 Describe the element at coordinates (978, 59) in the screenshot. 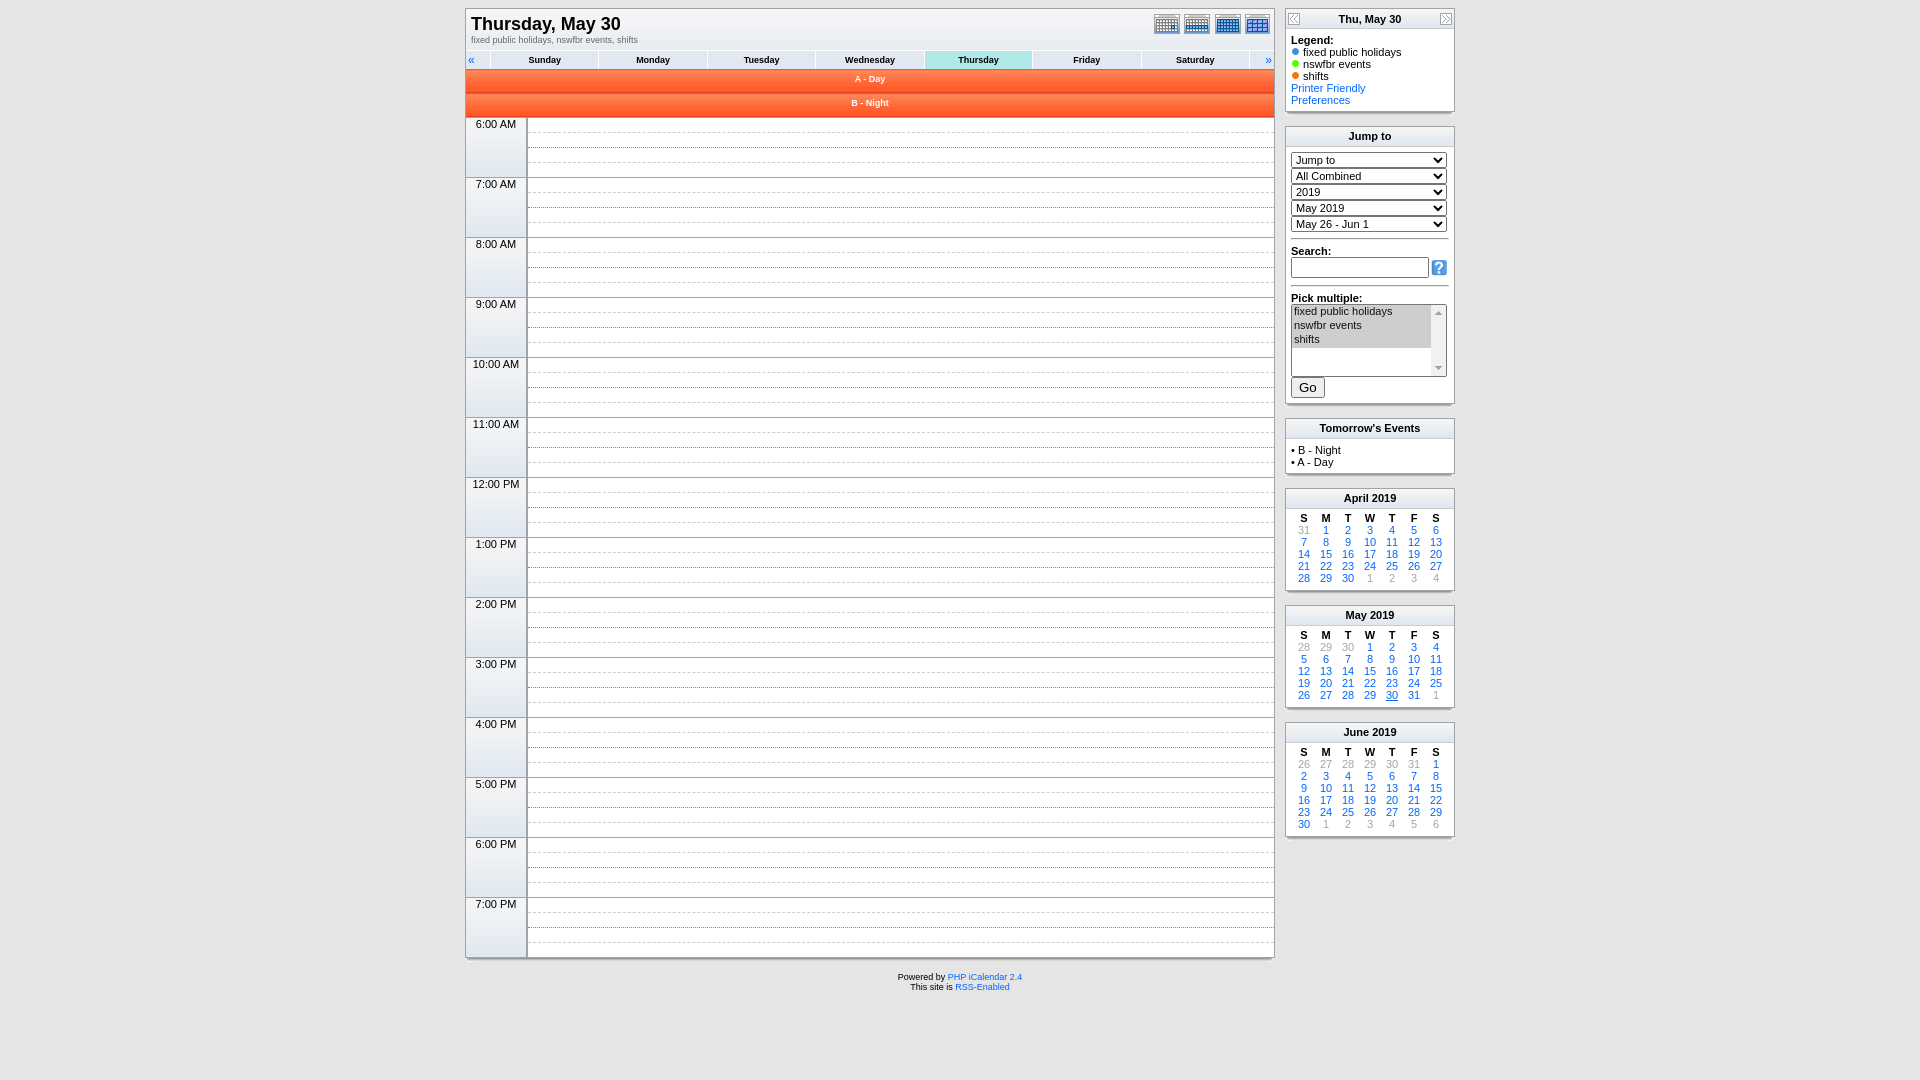

I see `'Thursday'` at that location.